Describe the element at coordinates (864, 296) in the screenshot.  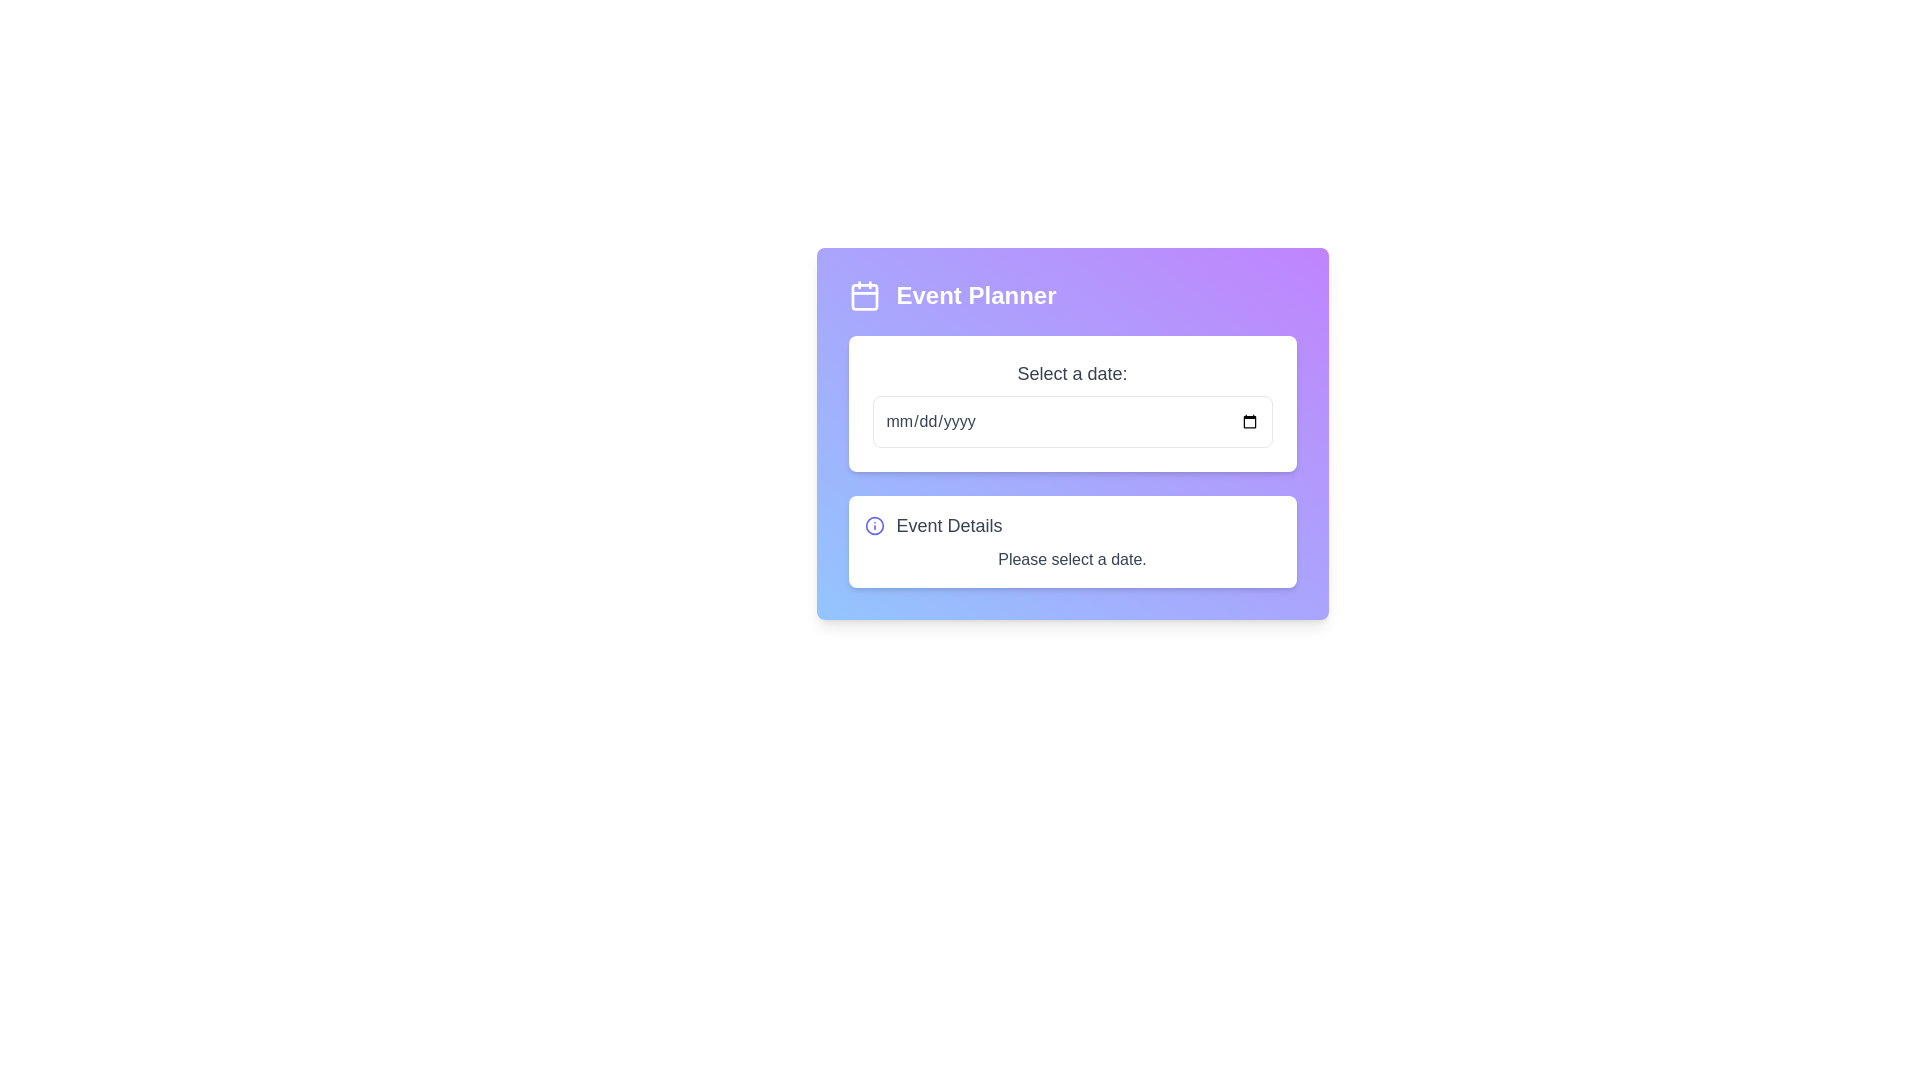
I see `the calendar icon located at the leftmost position of the header section, preceding the 'Event Planner' text` at that location.